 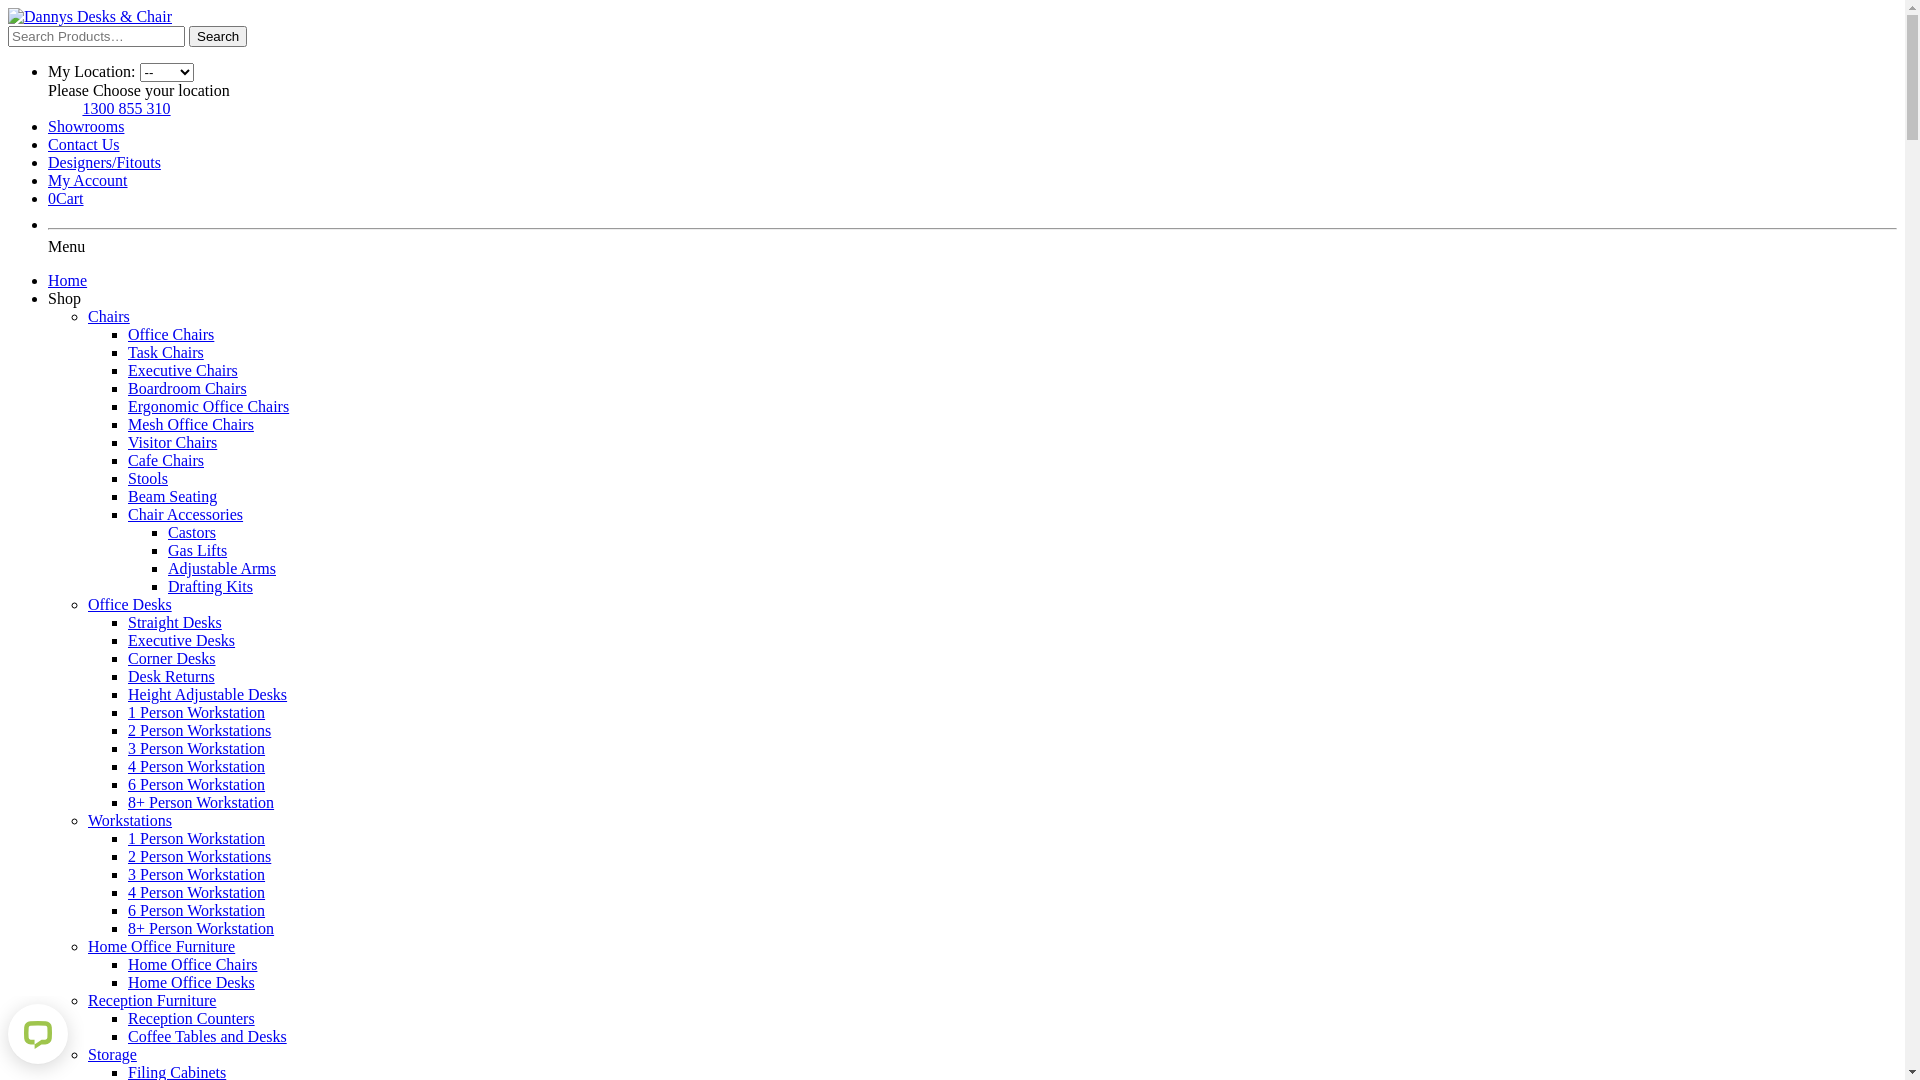 I want to click on 'Shop', so click(x=64, y=298).